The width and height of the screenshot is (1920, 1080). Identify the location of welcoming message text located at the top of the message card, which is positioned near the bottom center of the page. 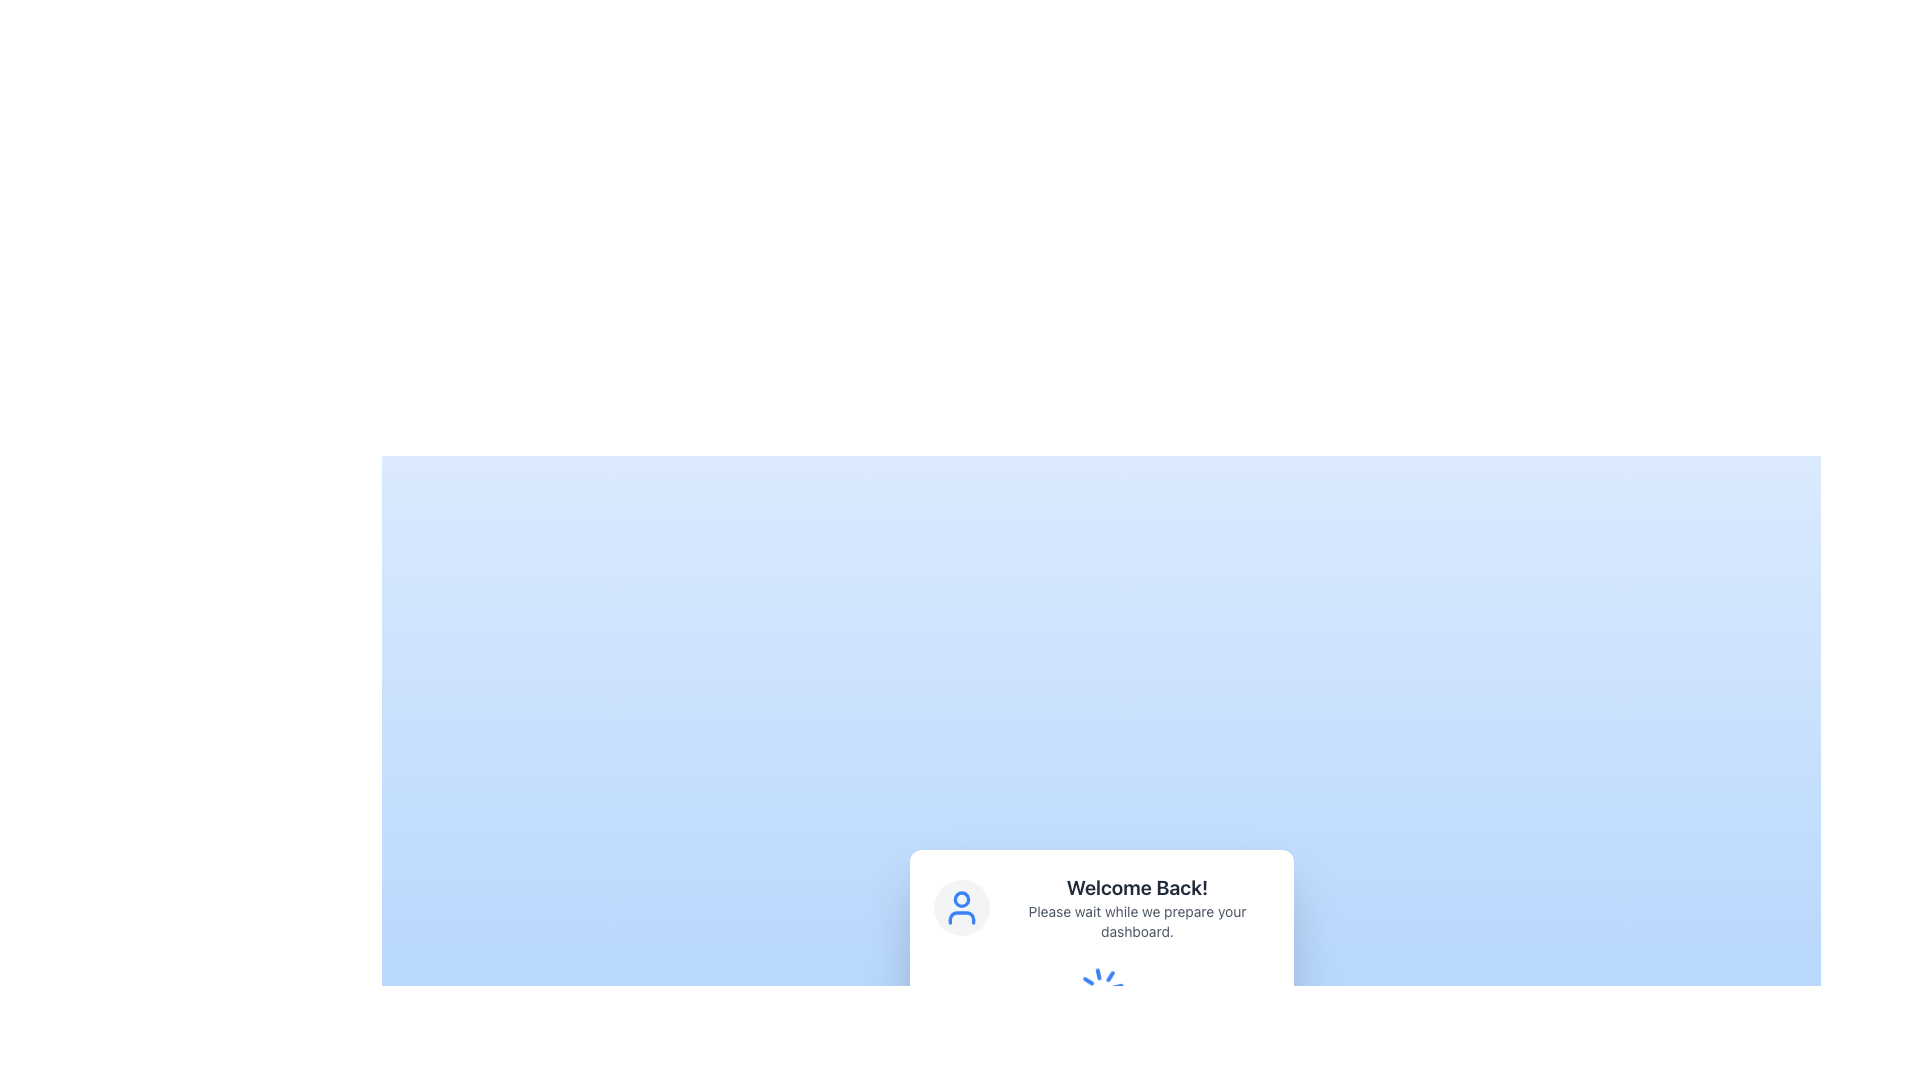
(1137, 886).